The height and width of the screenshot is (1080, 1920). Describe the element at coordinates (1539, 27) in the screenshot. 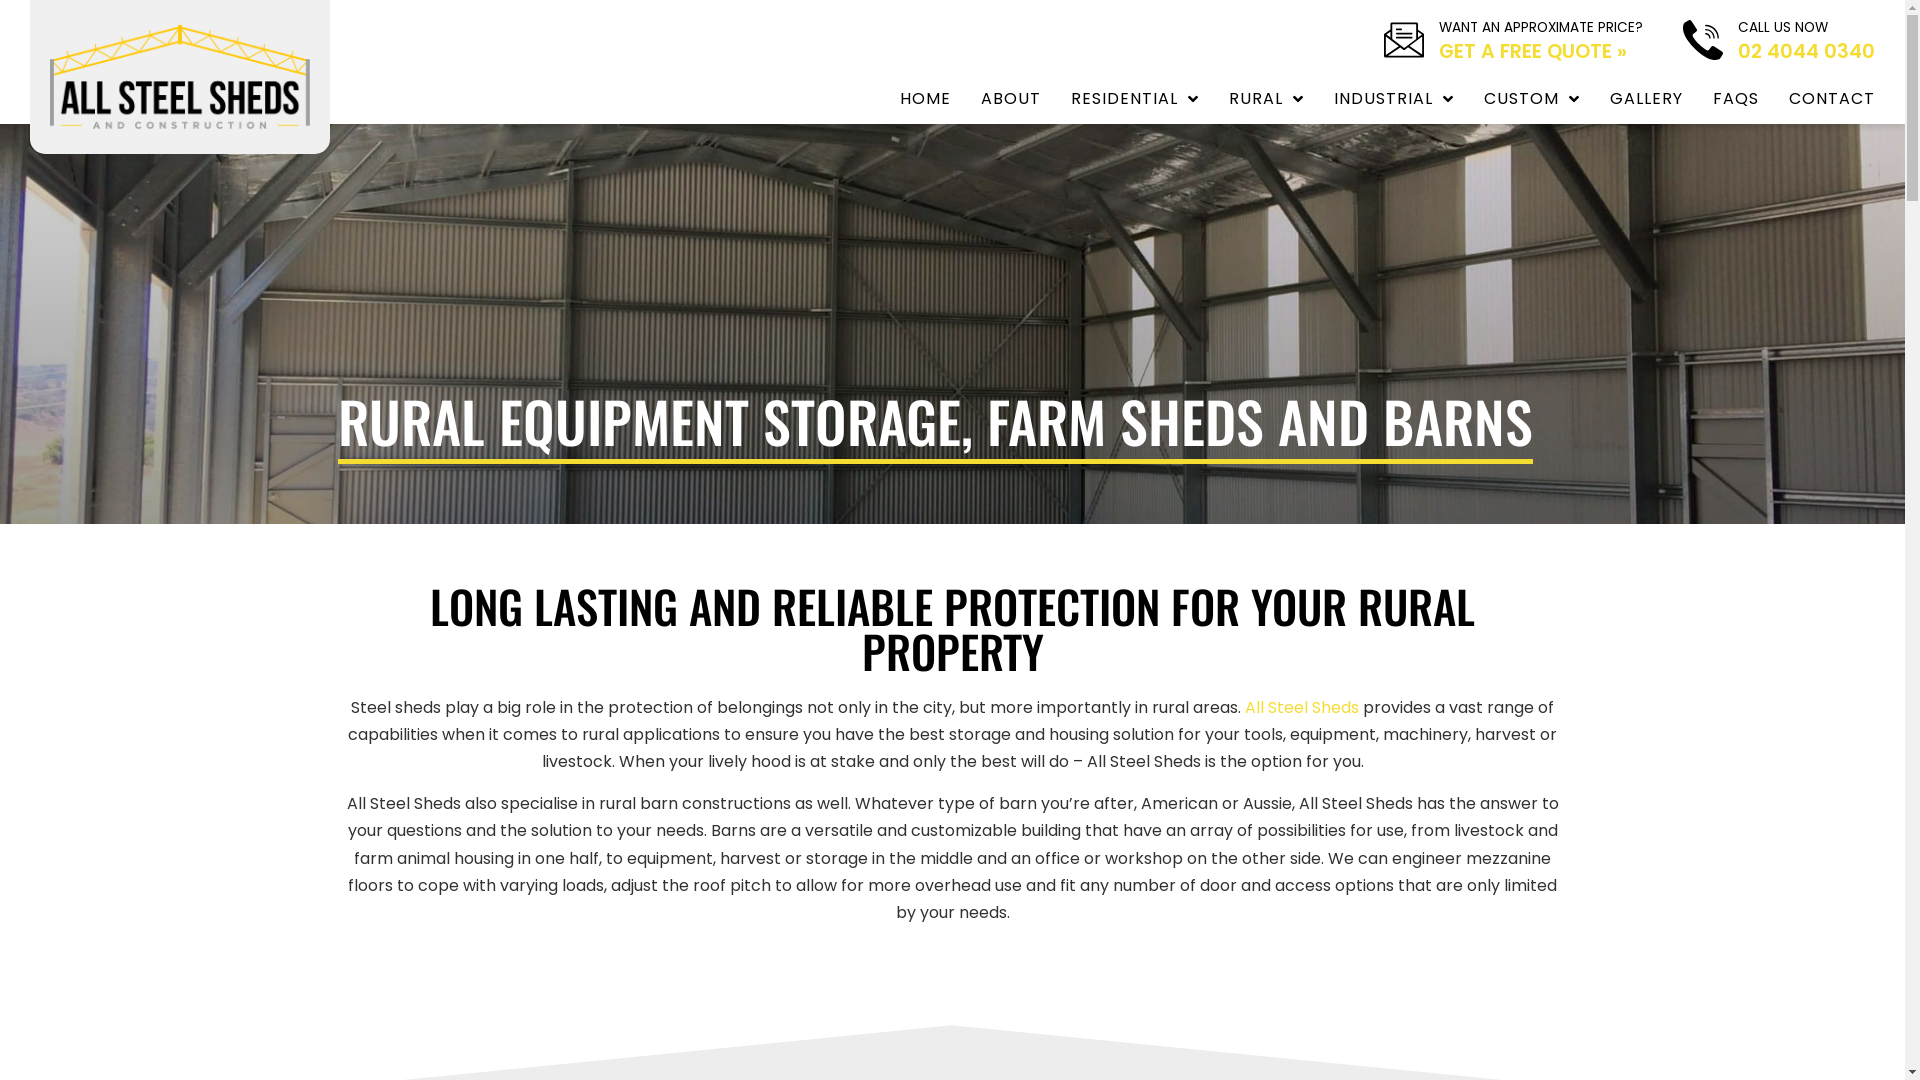

I see `'WANT AN APPROXIMATE PRICE?'` at that location.